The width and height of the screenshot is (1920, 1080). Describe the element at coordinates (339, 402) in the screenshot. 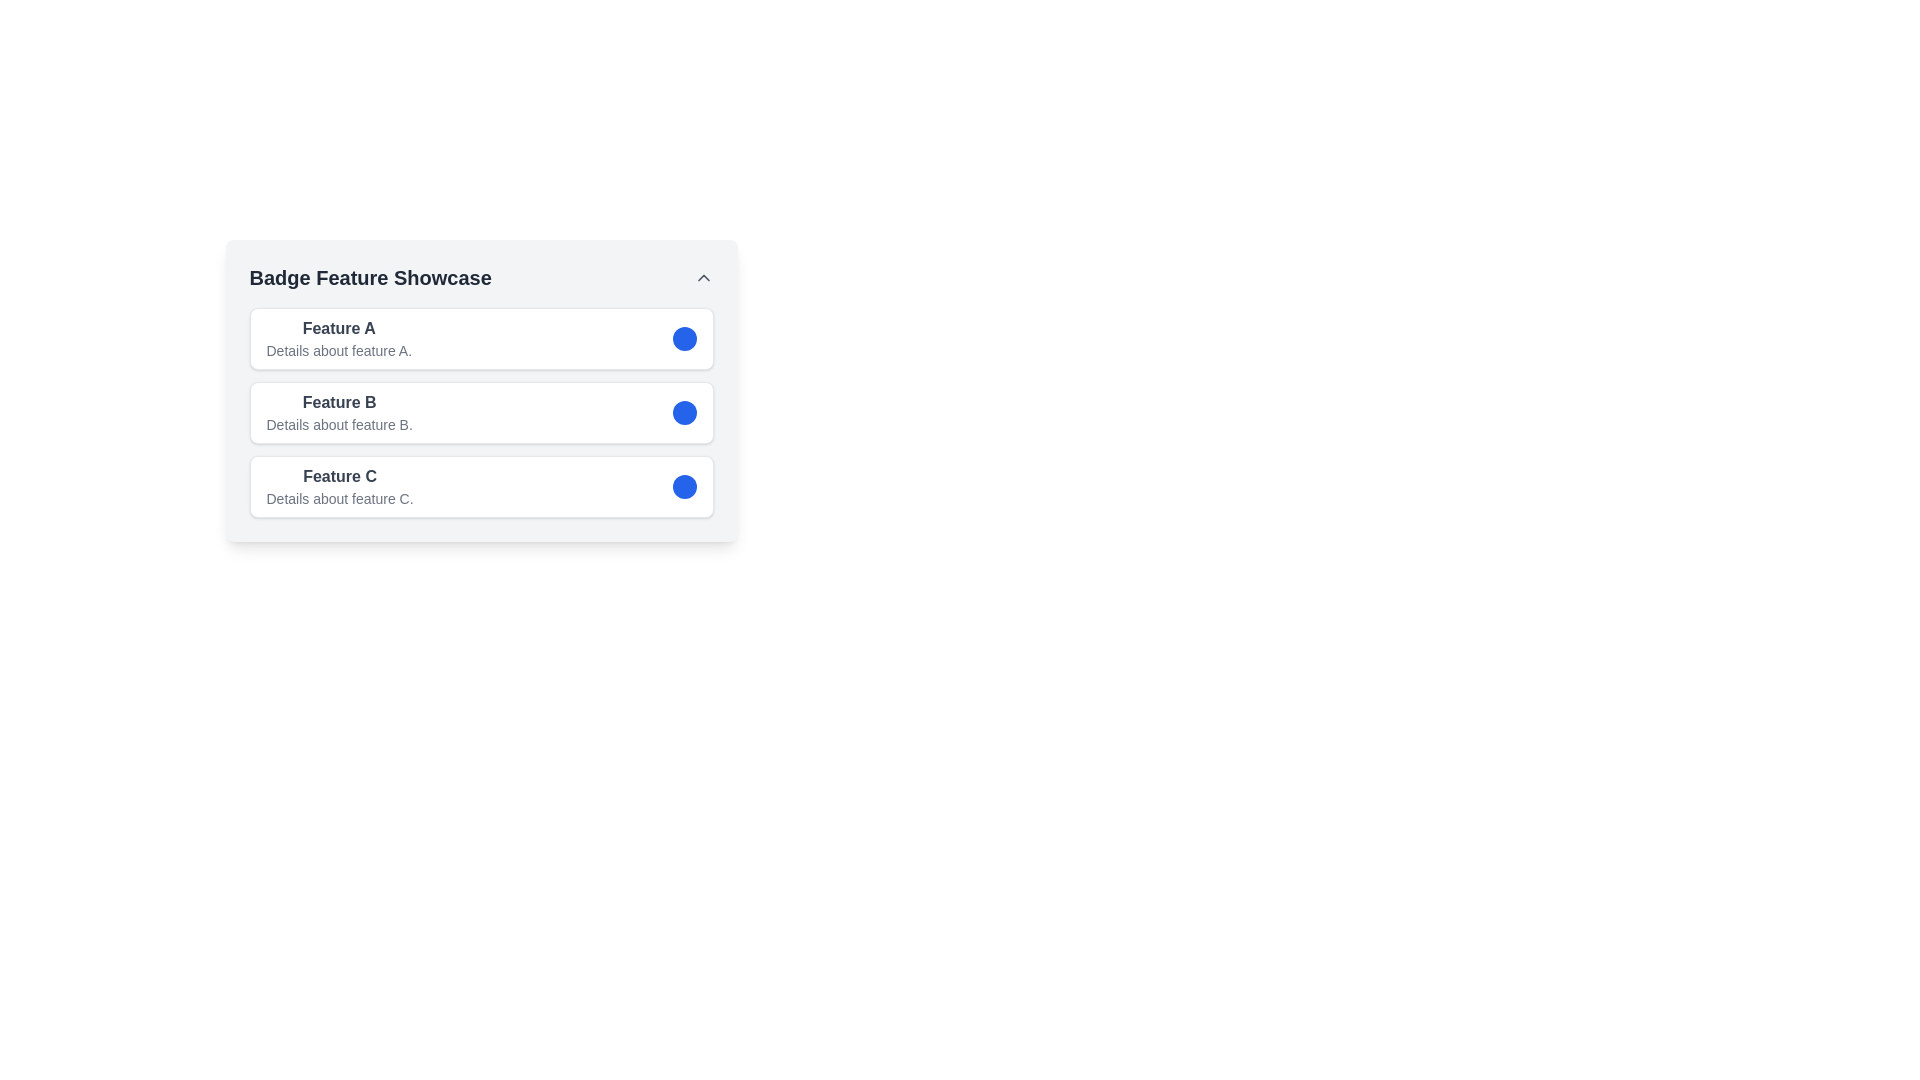

I see `the text label that serves as the title for the associated feature details in the 'Badge Feature Showcase' section, located at the top of the middle list item` at that location.